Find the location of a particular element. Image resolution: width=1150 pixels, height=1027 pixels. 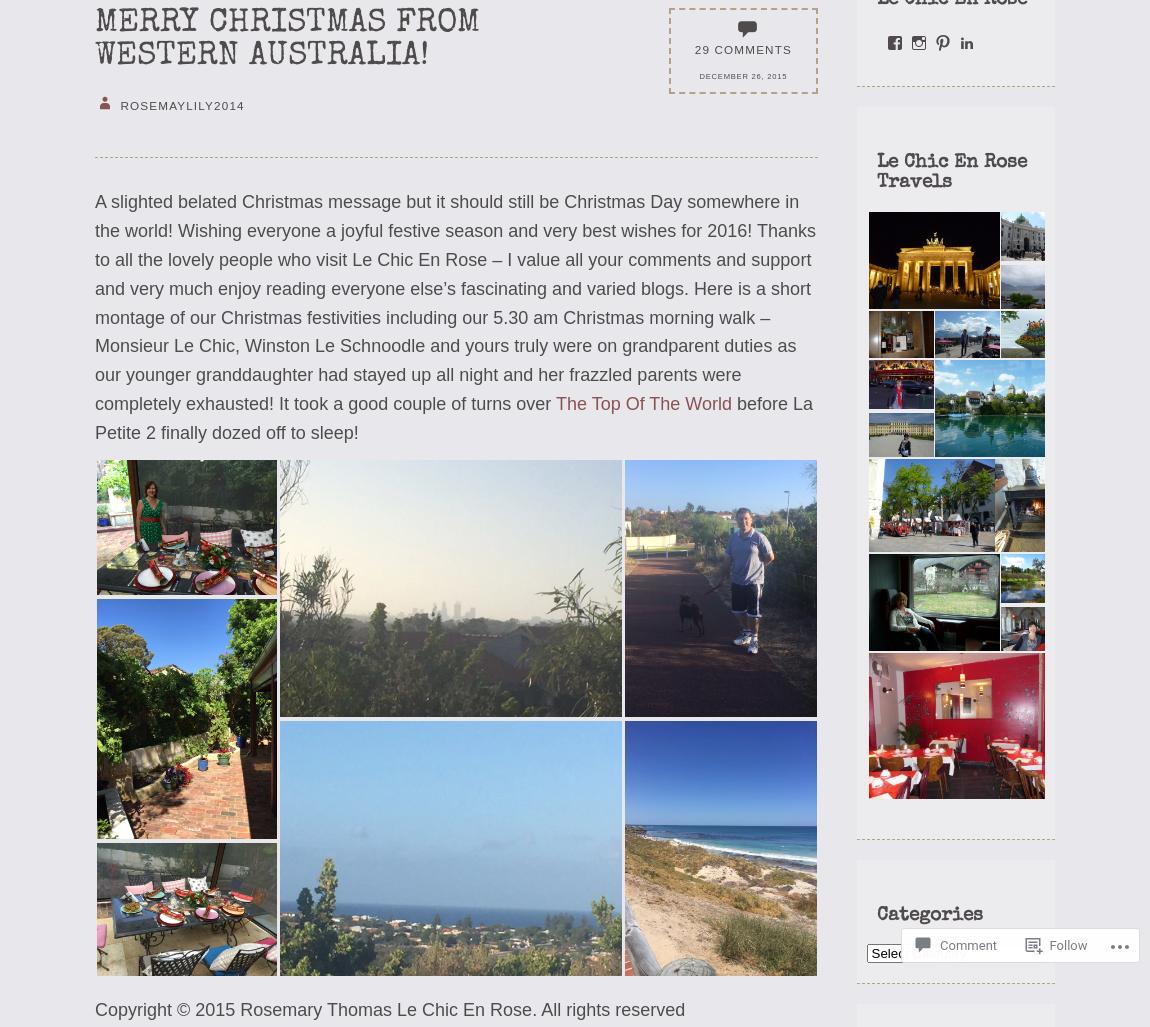

'rosemaylily2014' is located at coordinates (178, 103).